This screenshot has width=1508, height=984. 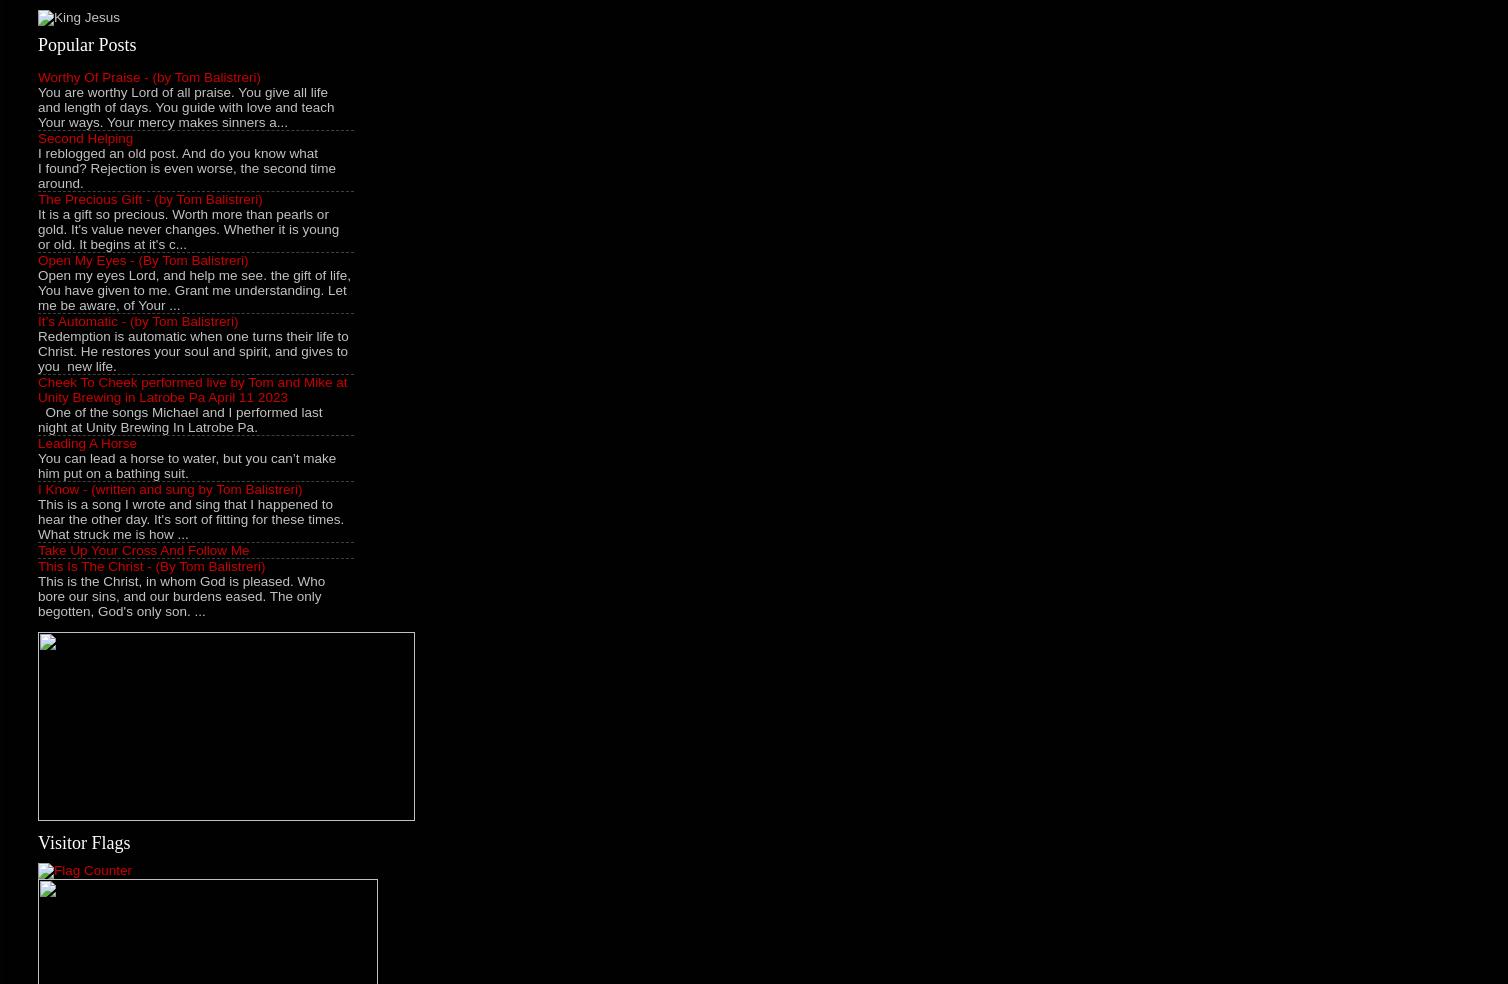 What do you see at coordinates (190, 517) in the screenshot?
I see `'This is a song I wrote and sing that I happened to hear the other day.   It's sort of fitting for these times.   What struck me is how ...'` at bounding box center [190, 517].